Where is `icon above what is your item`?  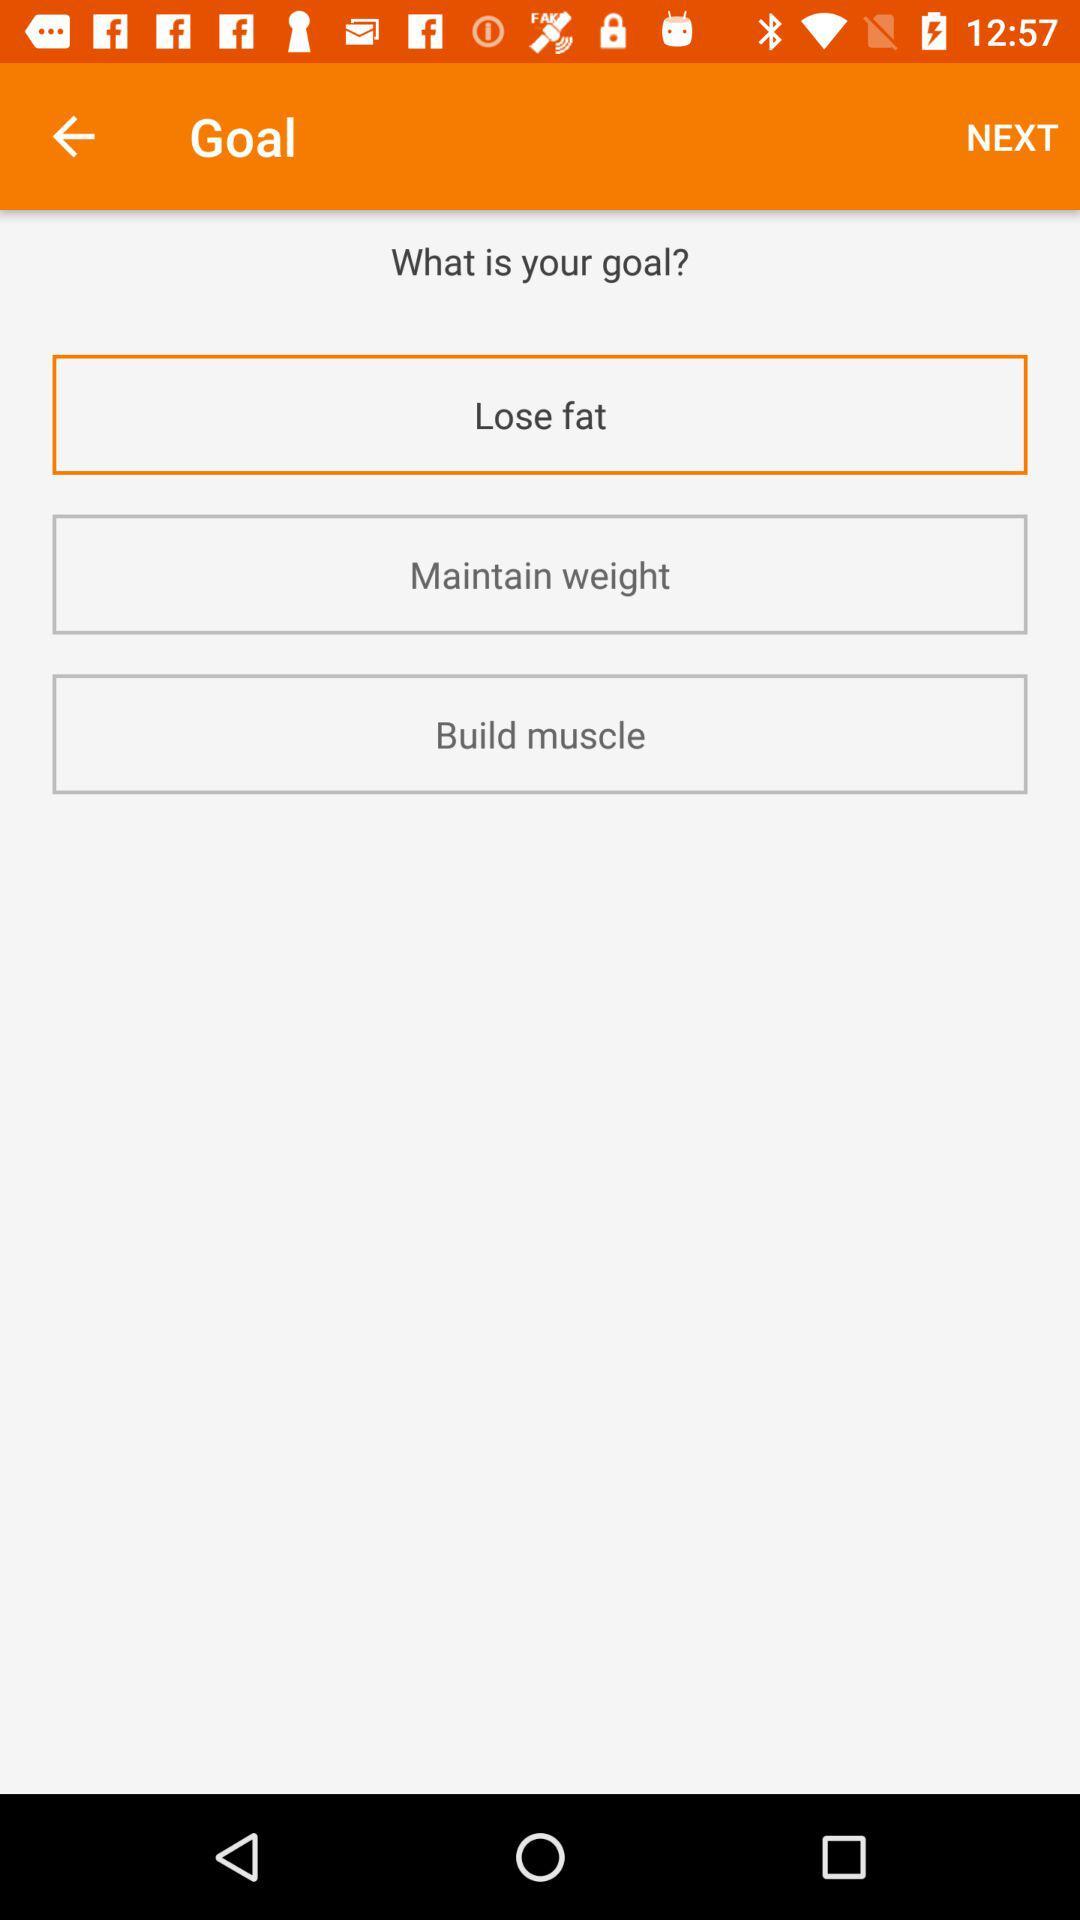
icon above what is your item is located at coordinates (72, 135).